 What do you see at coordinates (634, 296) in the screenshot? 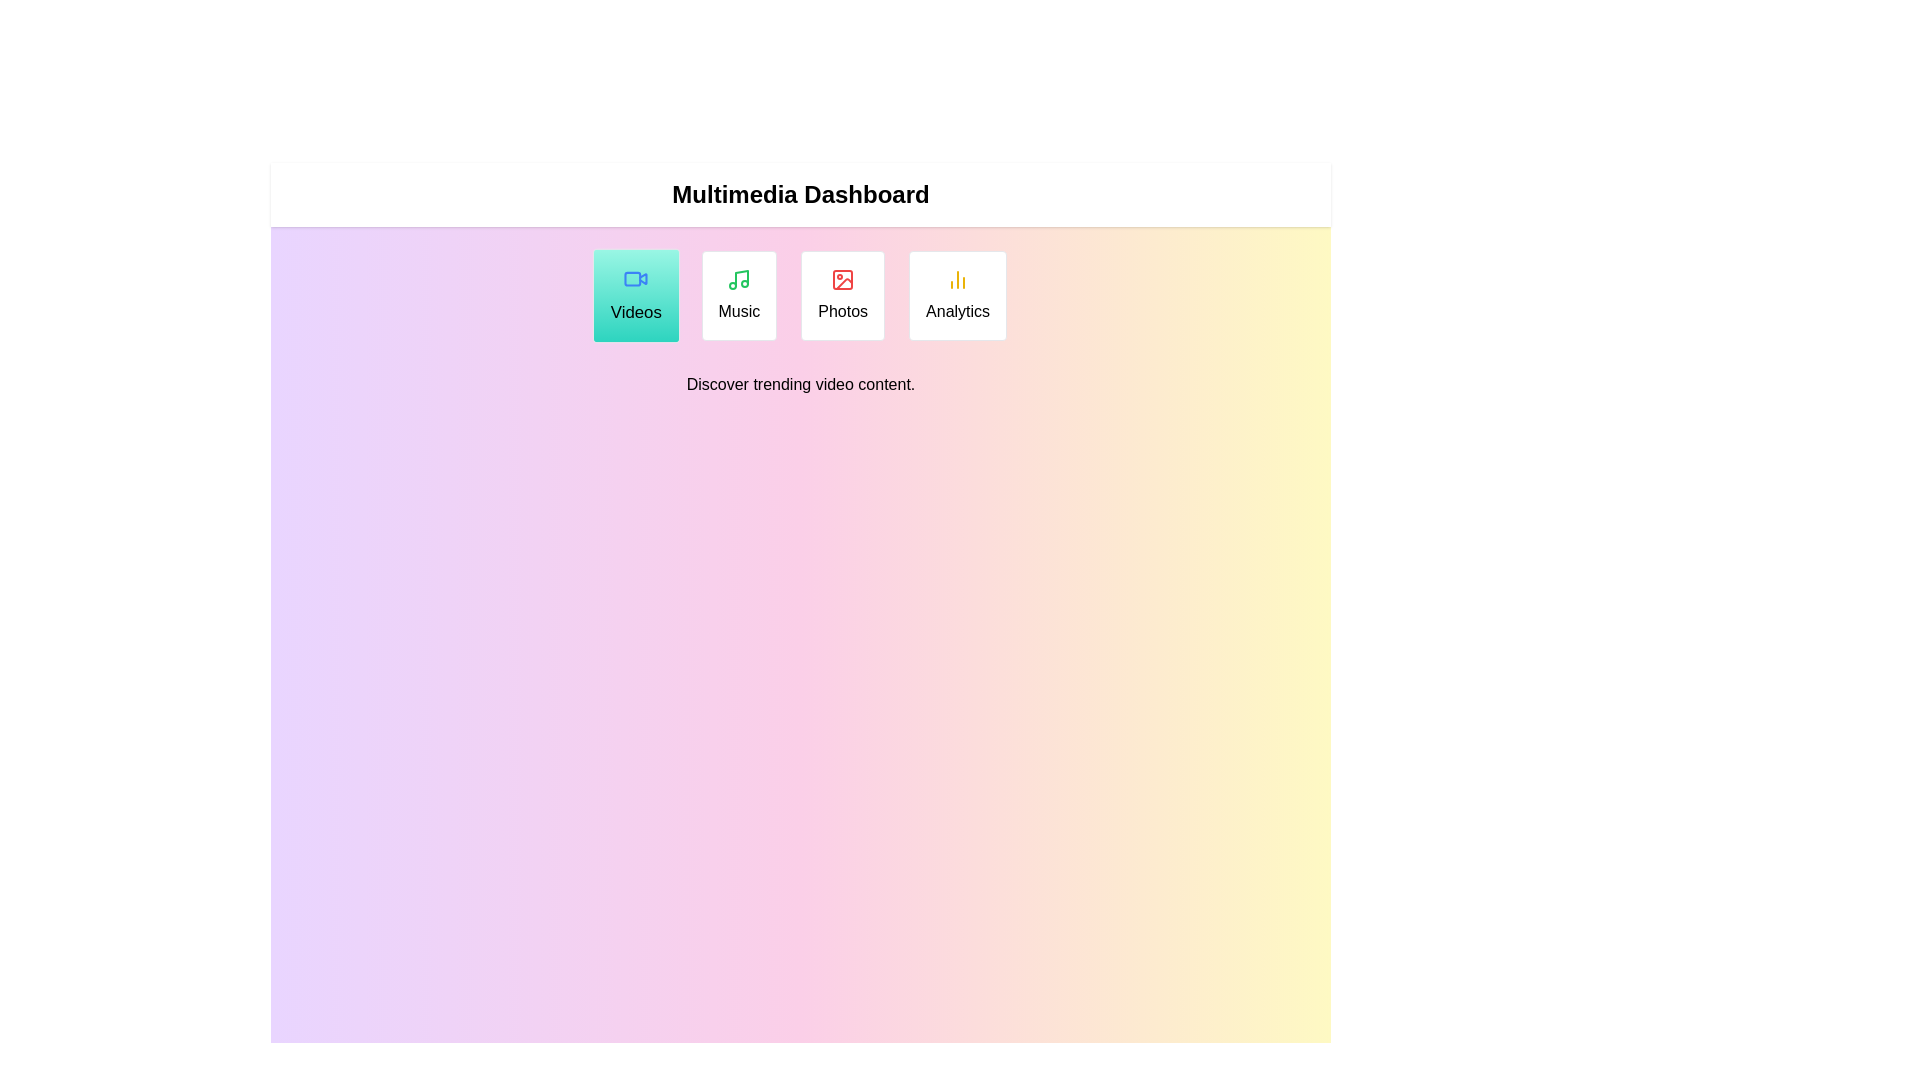
I see `the Videos tab to read its description` at bounding box center [634, 296].